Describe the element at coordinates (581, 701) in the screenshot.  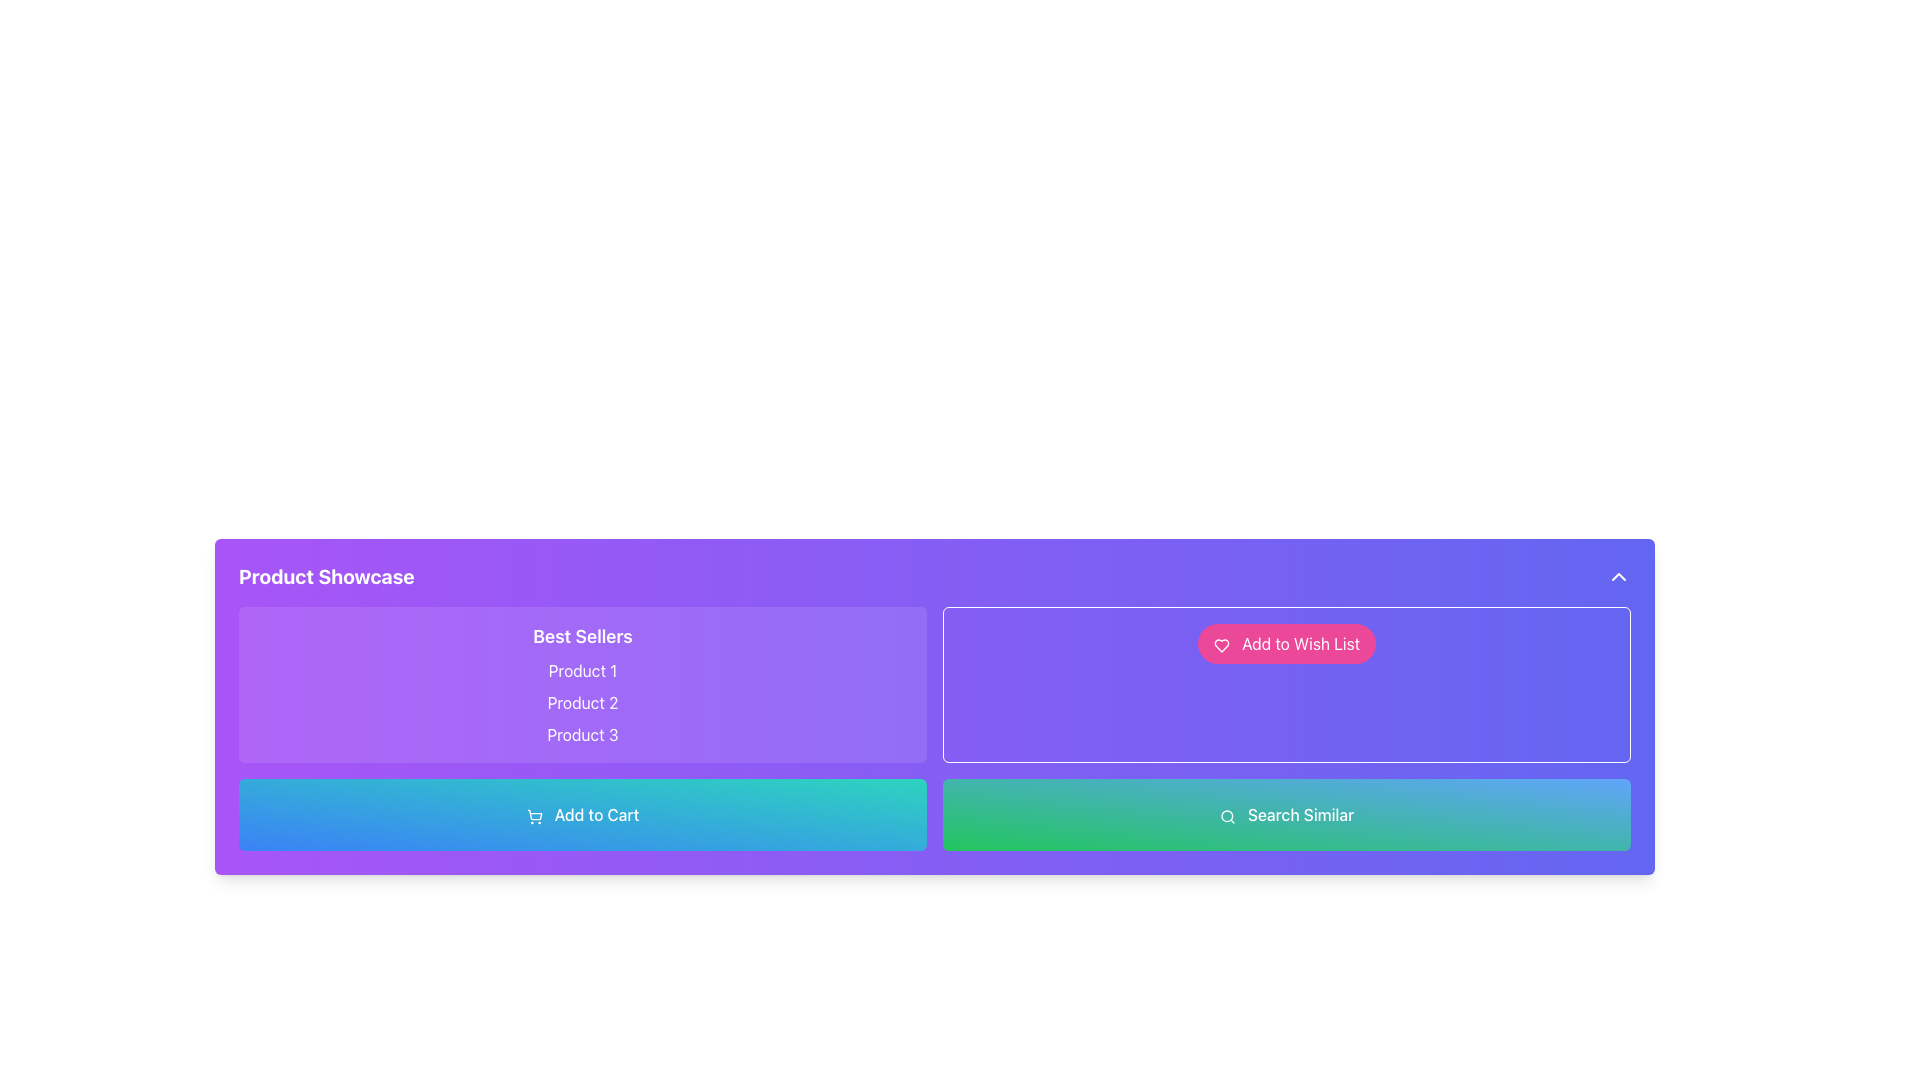
I see `the second text label 'Product 2' in the 'Best Sellers' list located in the purple 'Product Showcase' section` at that location.